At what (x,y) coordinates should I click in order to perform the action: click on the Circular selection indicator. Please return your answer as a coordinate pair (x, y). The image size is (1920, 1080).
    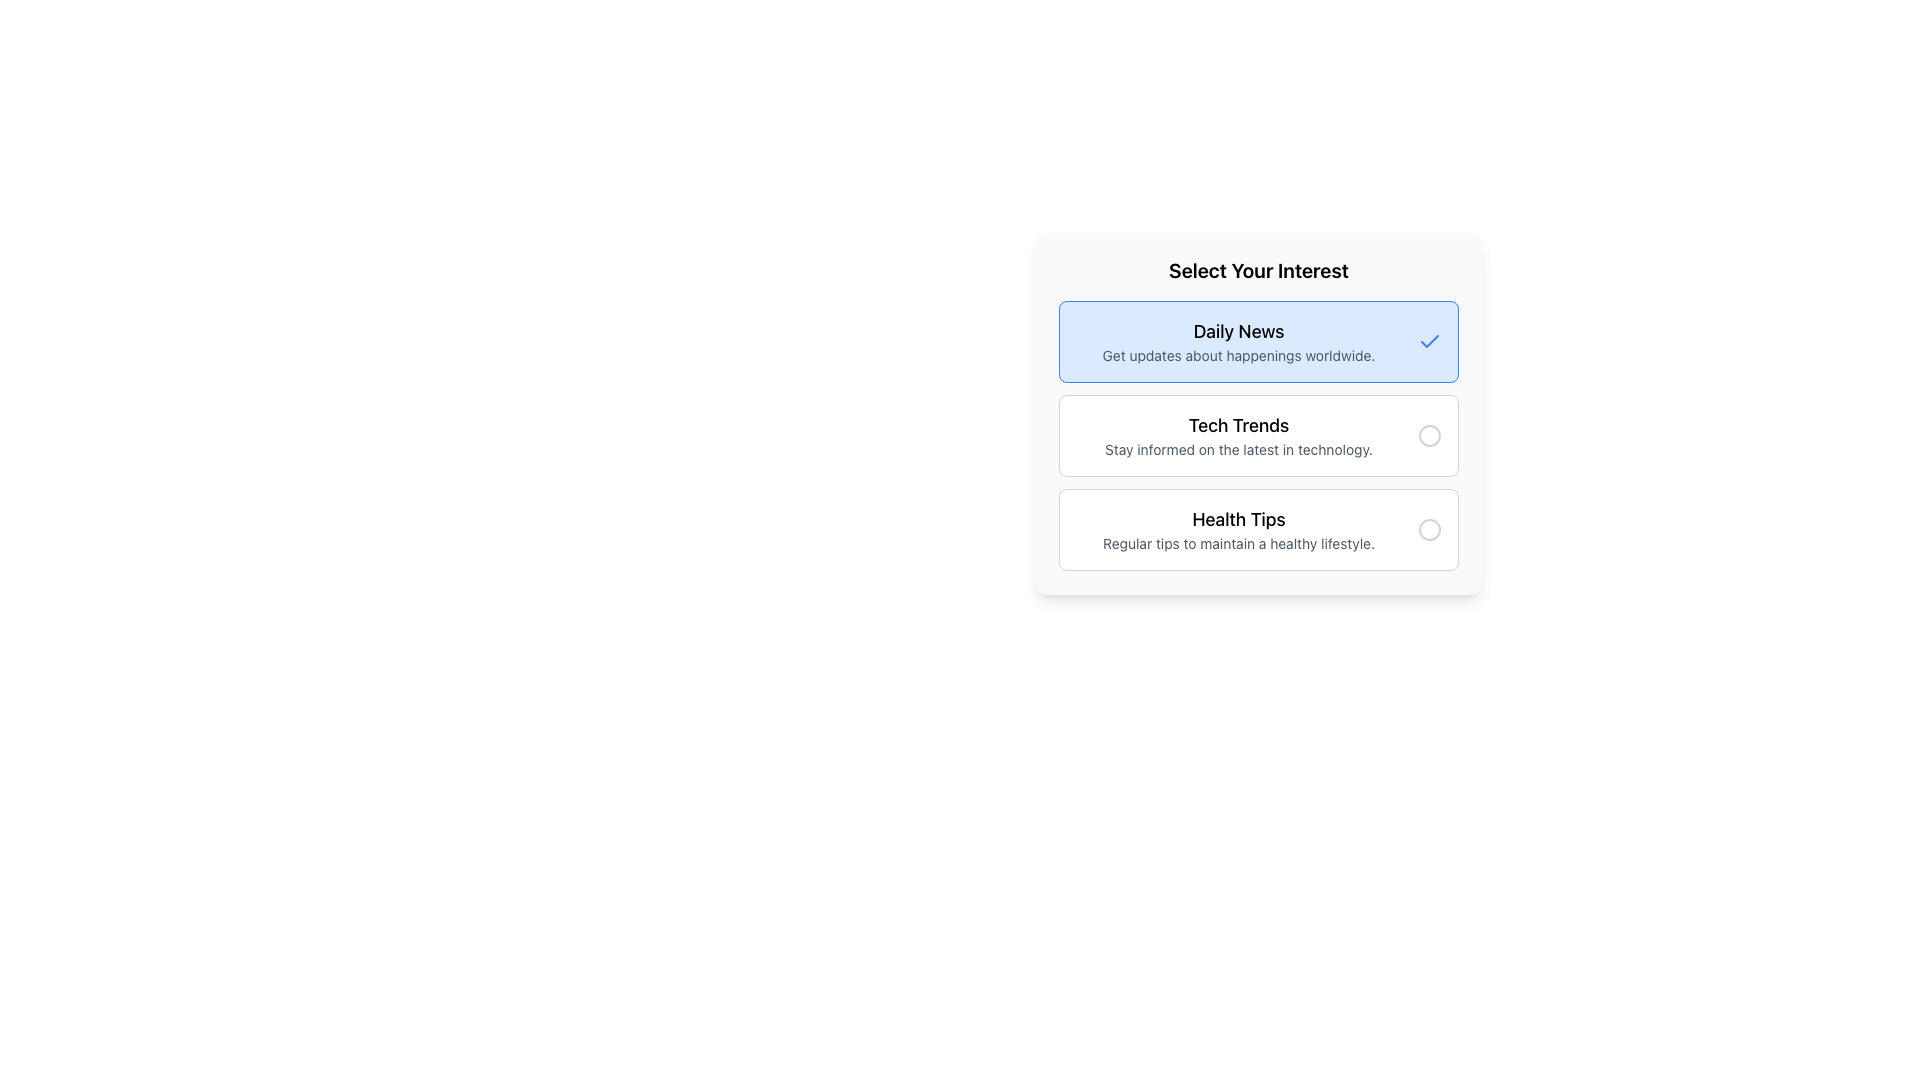
    Looking at the image, I should click on (1429, 528).